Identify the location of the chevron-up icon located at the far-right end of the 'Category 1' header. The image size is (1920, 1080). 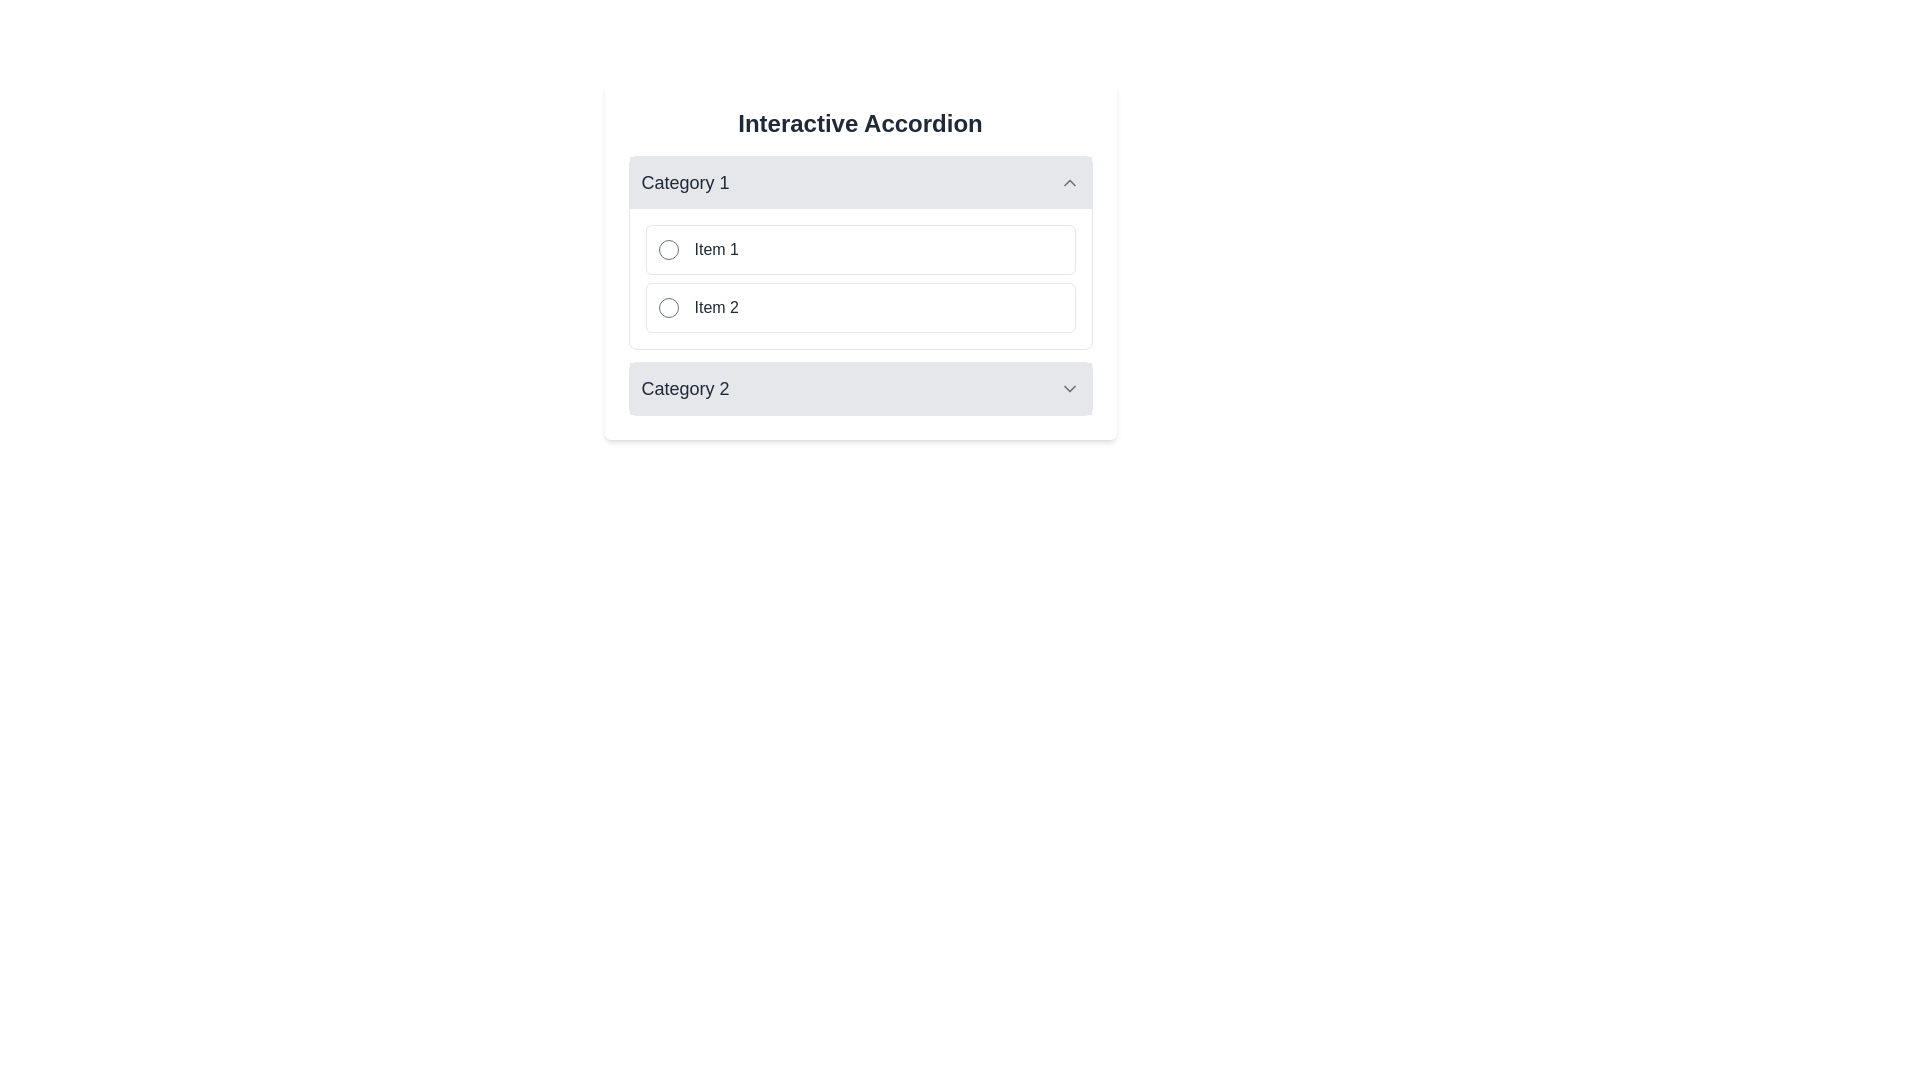
(1068, 182).